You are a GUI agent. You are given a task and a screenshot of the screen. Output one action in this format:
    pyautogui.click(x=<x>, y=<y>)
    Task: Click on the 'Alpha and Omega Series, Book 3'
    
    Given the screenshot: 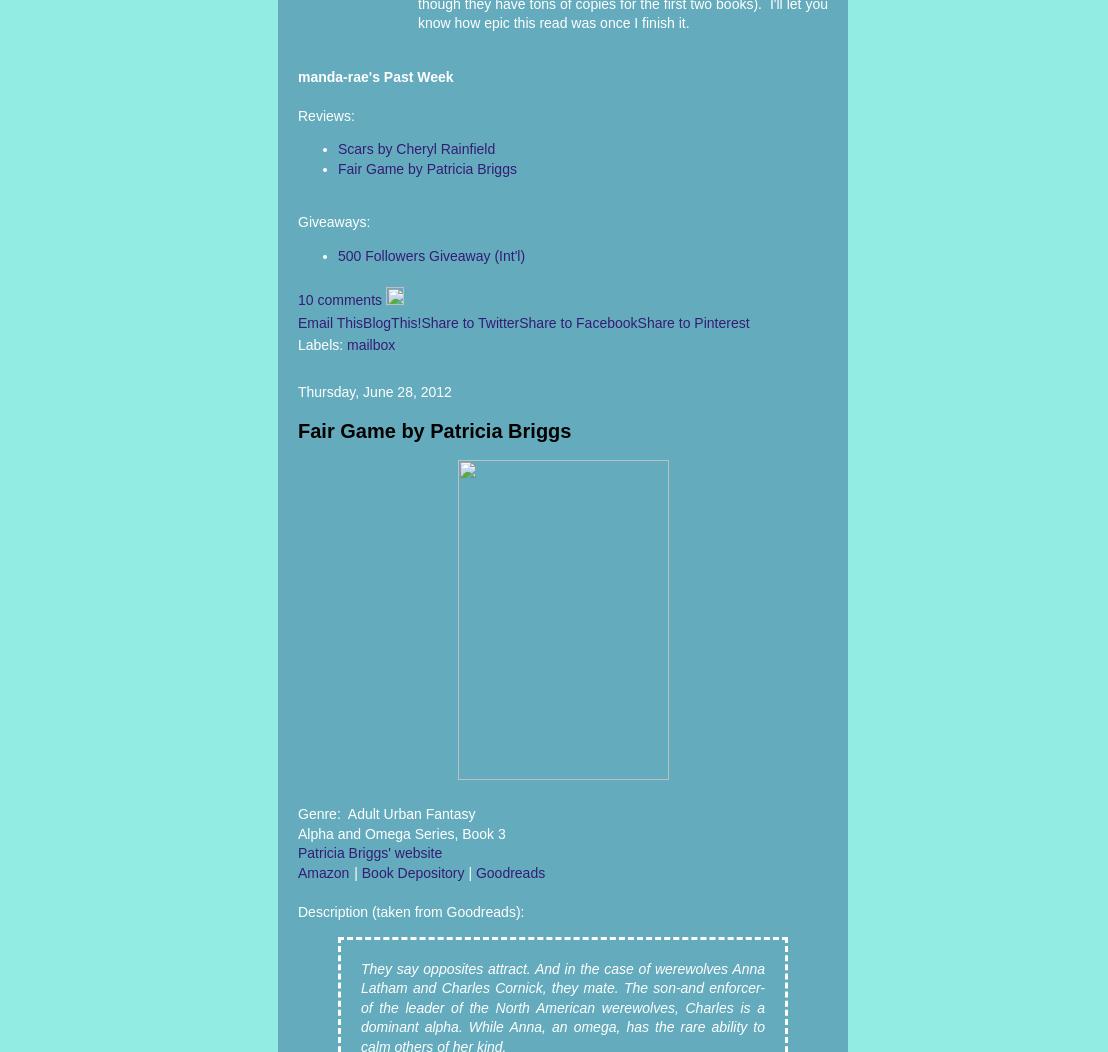 What is the action you would take?
    pyautogui.click(x=401, y=832)
    